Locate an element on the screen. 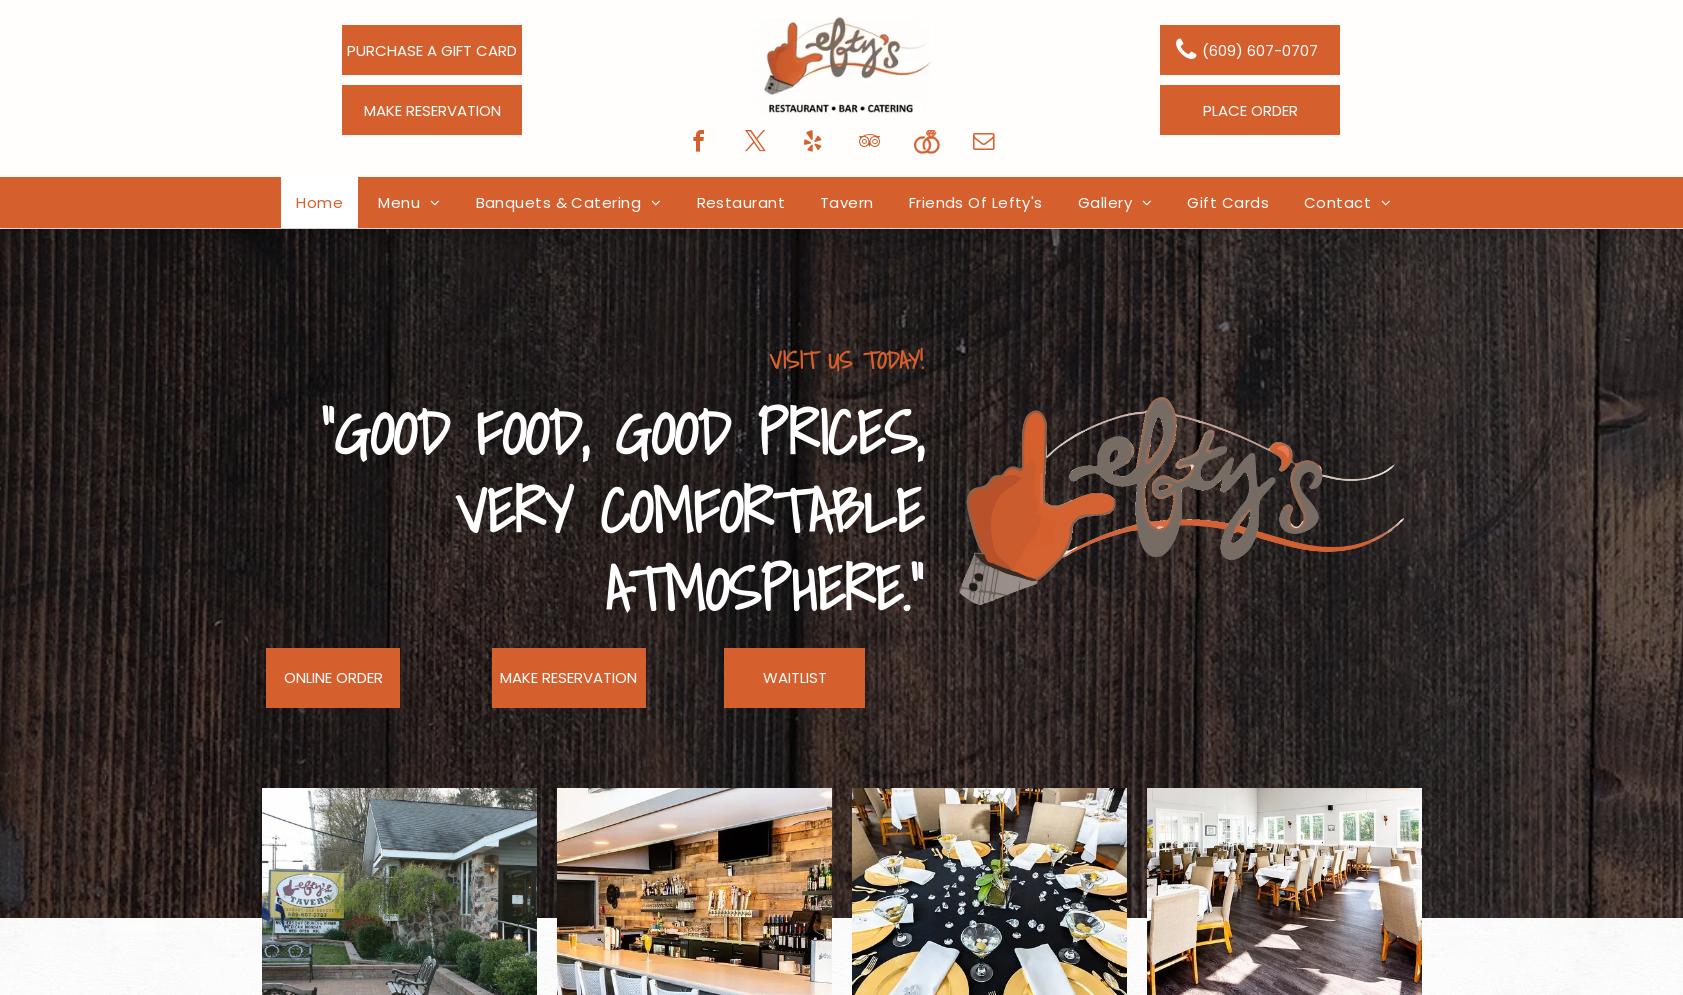 The height and width of the screenshot is (995, 1683). 'Our Regular Menu' is located at coordinates (461, 243).